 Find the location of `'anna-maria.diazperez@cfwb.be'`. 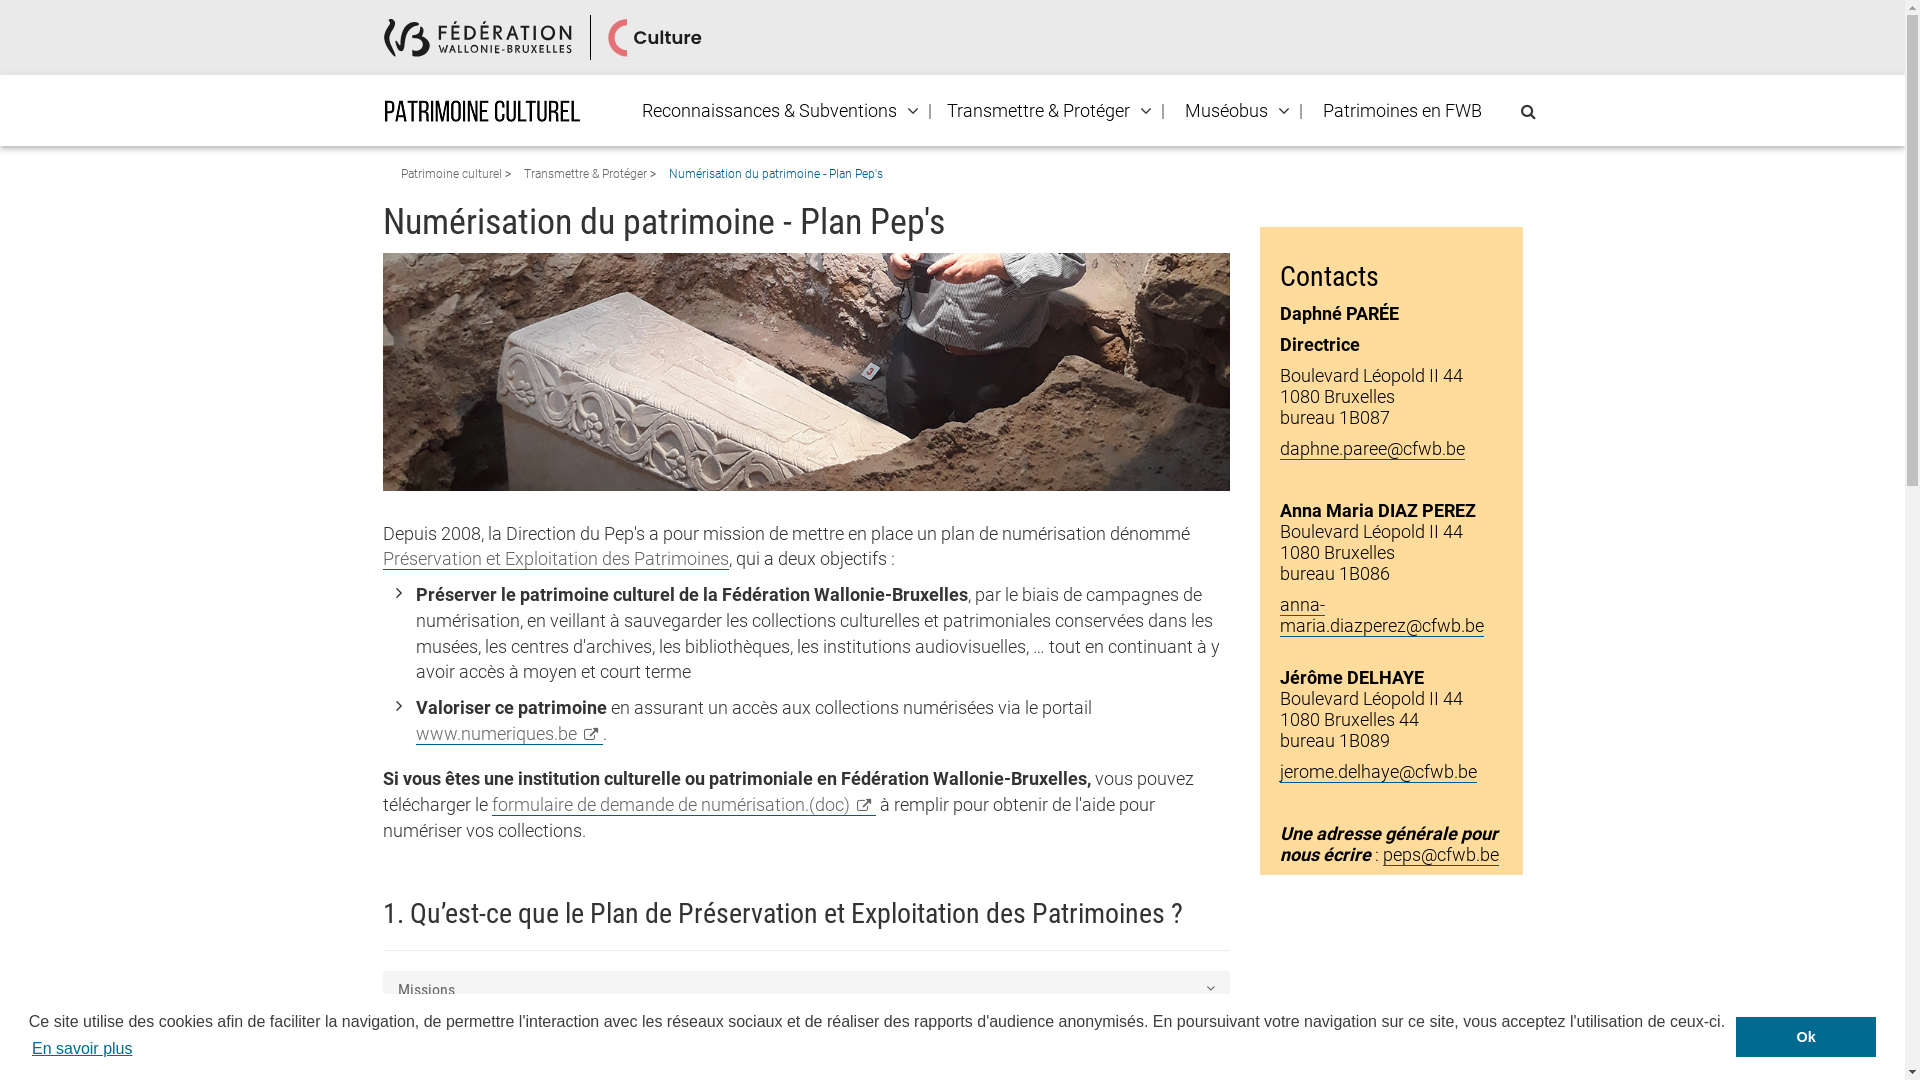

'anna-maria.diazperez@cfwb.be' is located at coordinates (1280, 614).